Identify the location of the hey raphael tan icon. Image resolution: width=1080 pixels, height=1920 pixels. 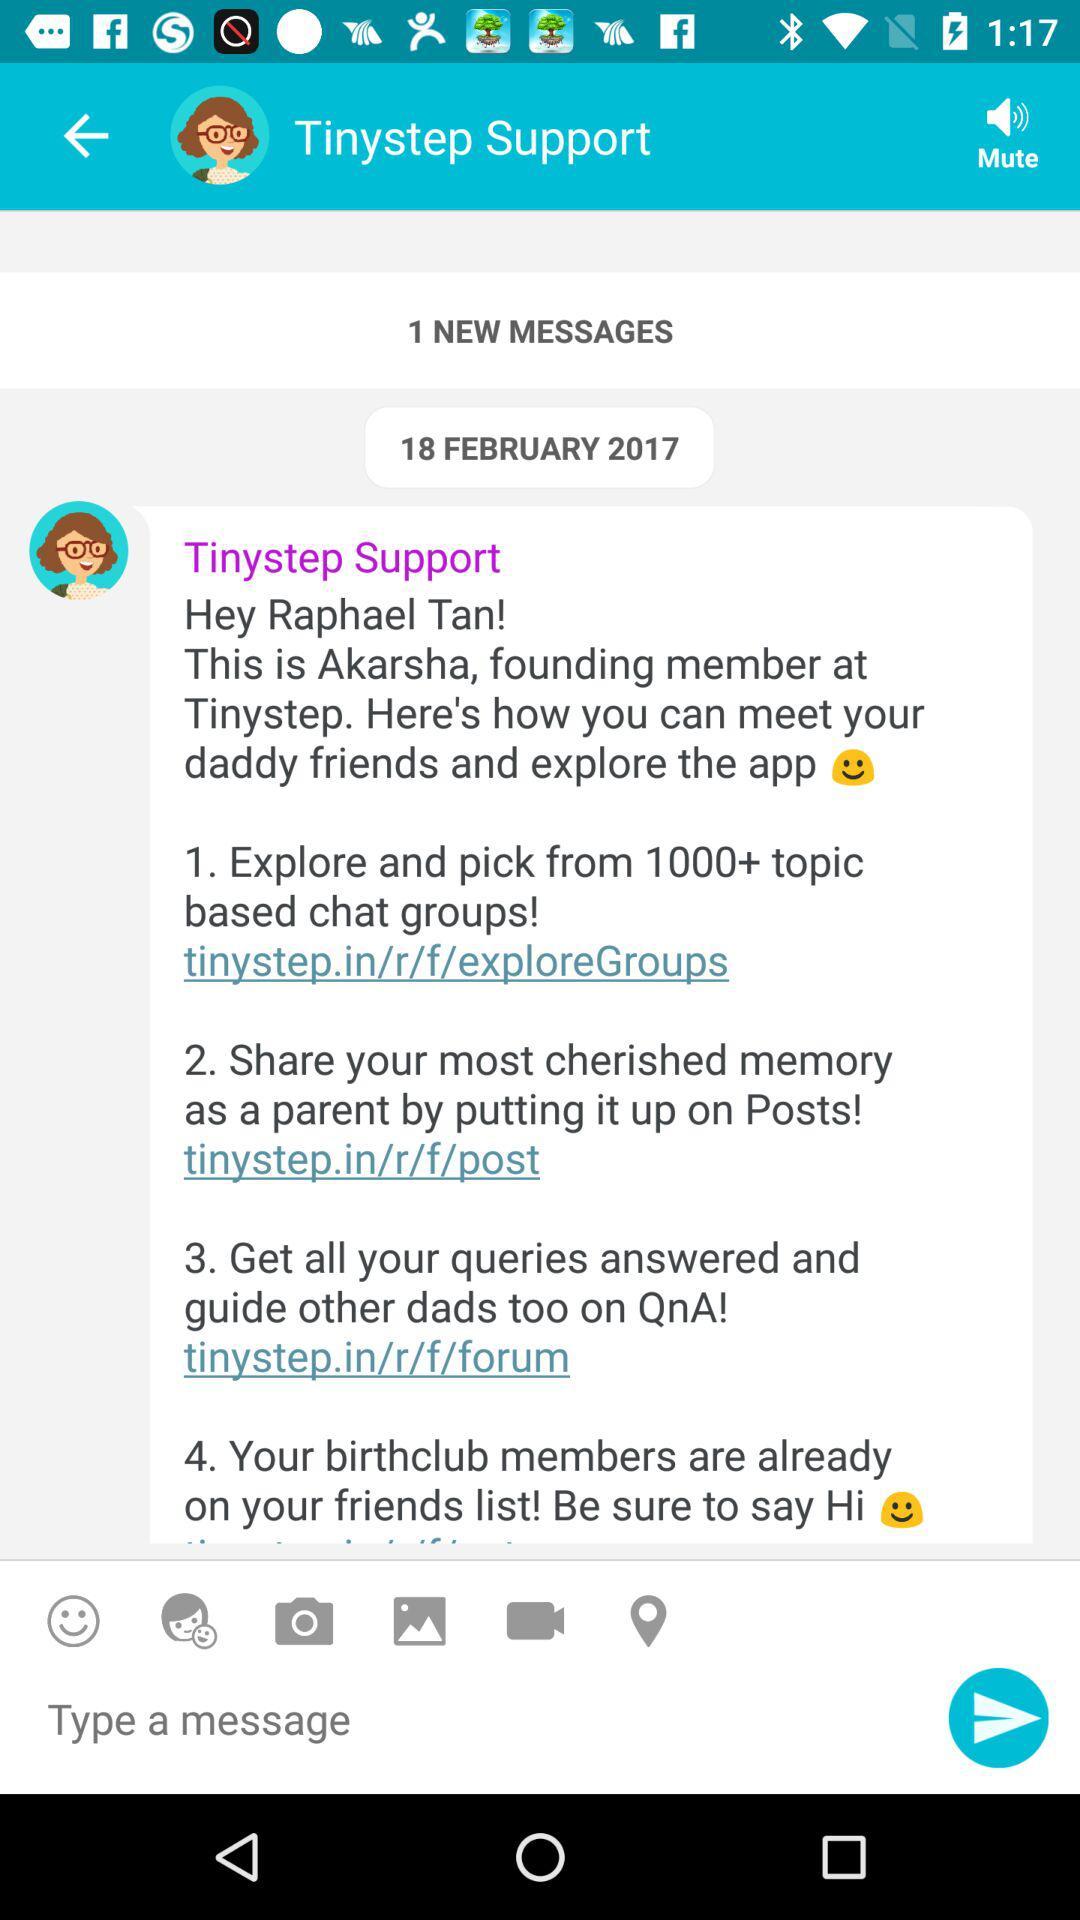
(574, 1062).